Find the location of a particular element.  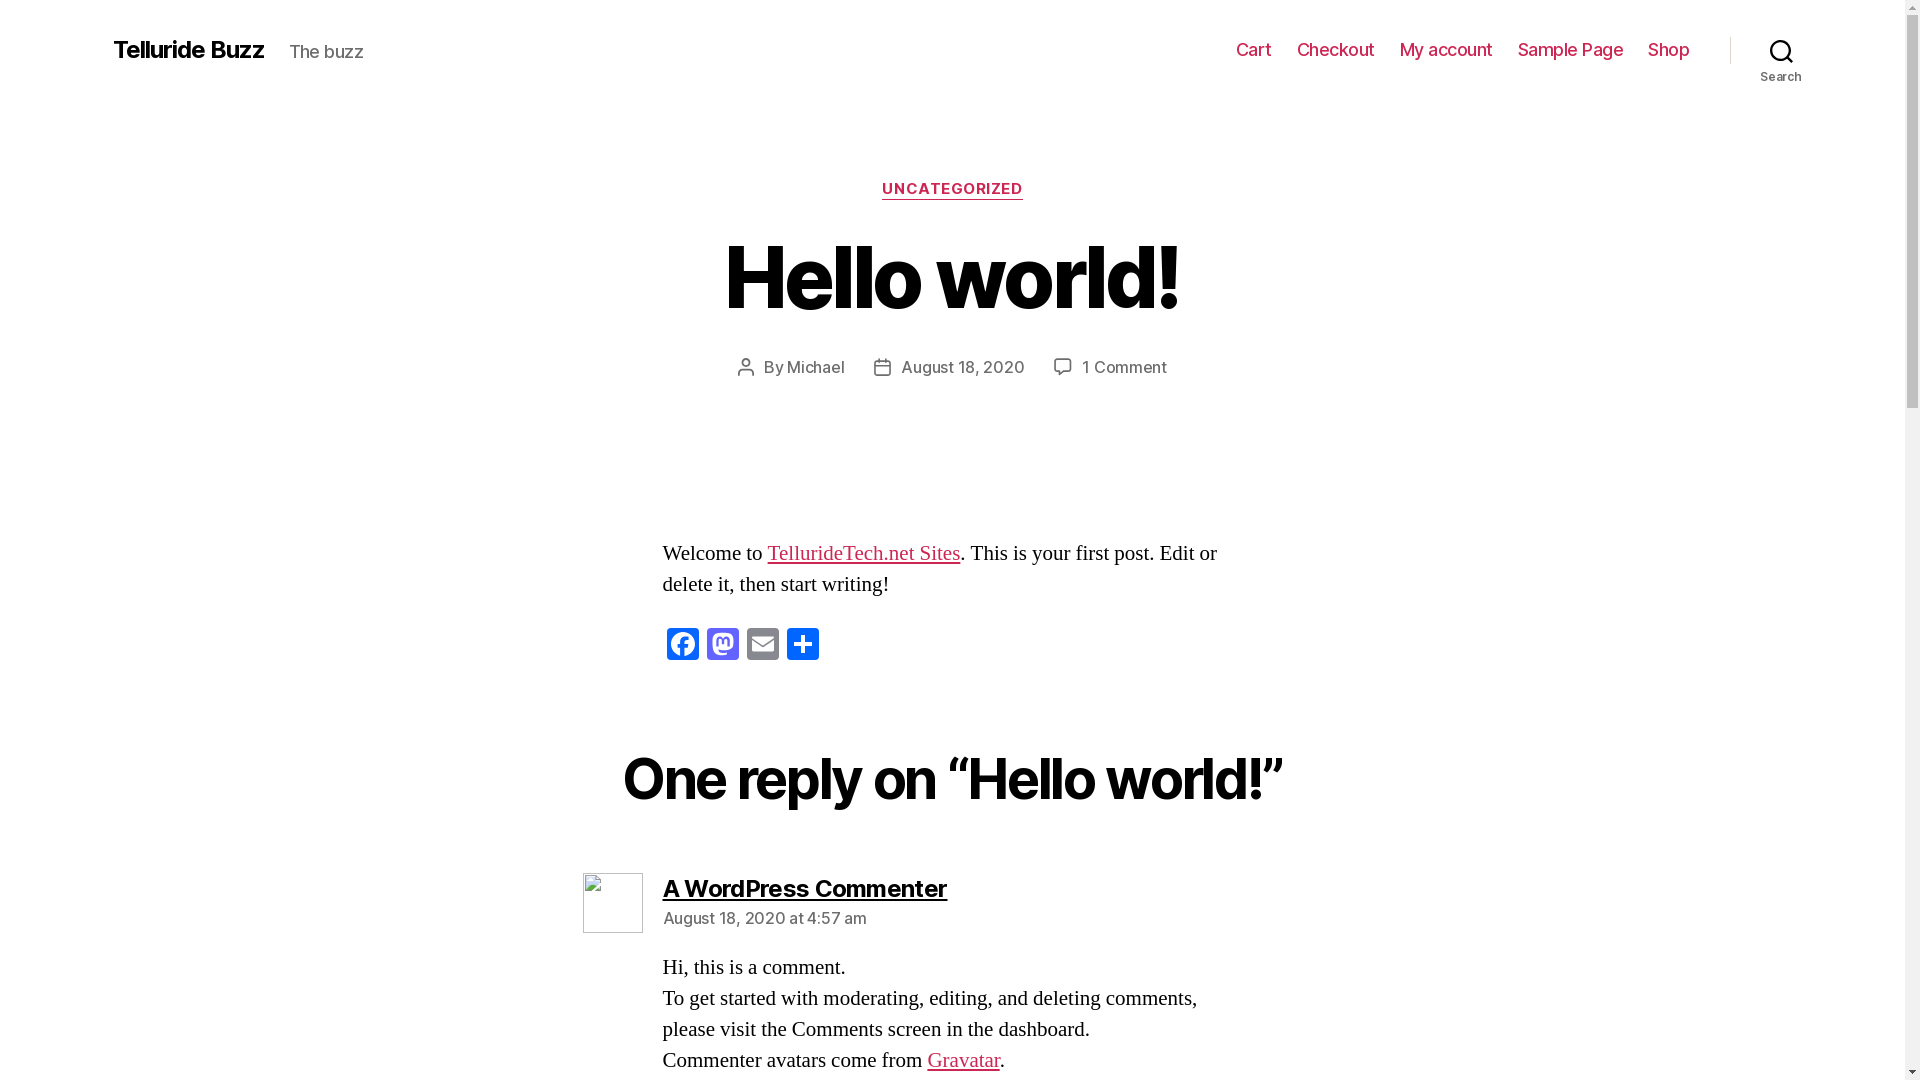

'Mastodon' is located at coordinates (720, 647).